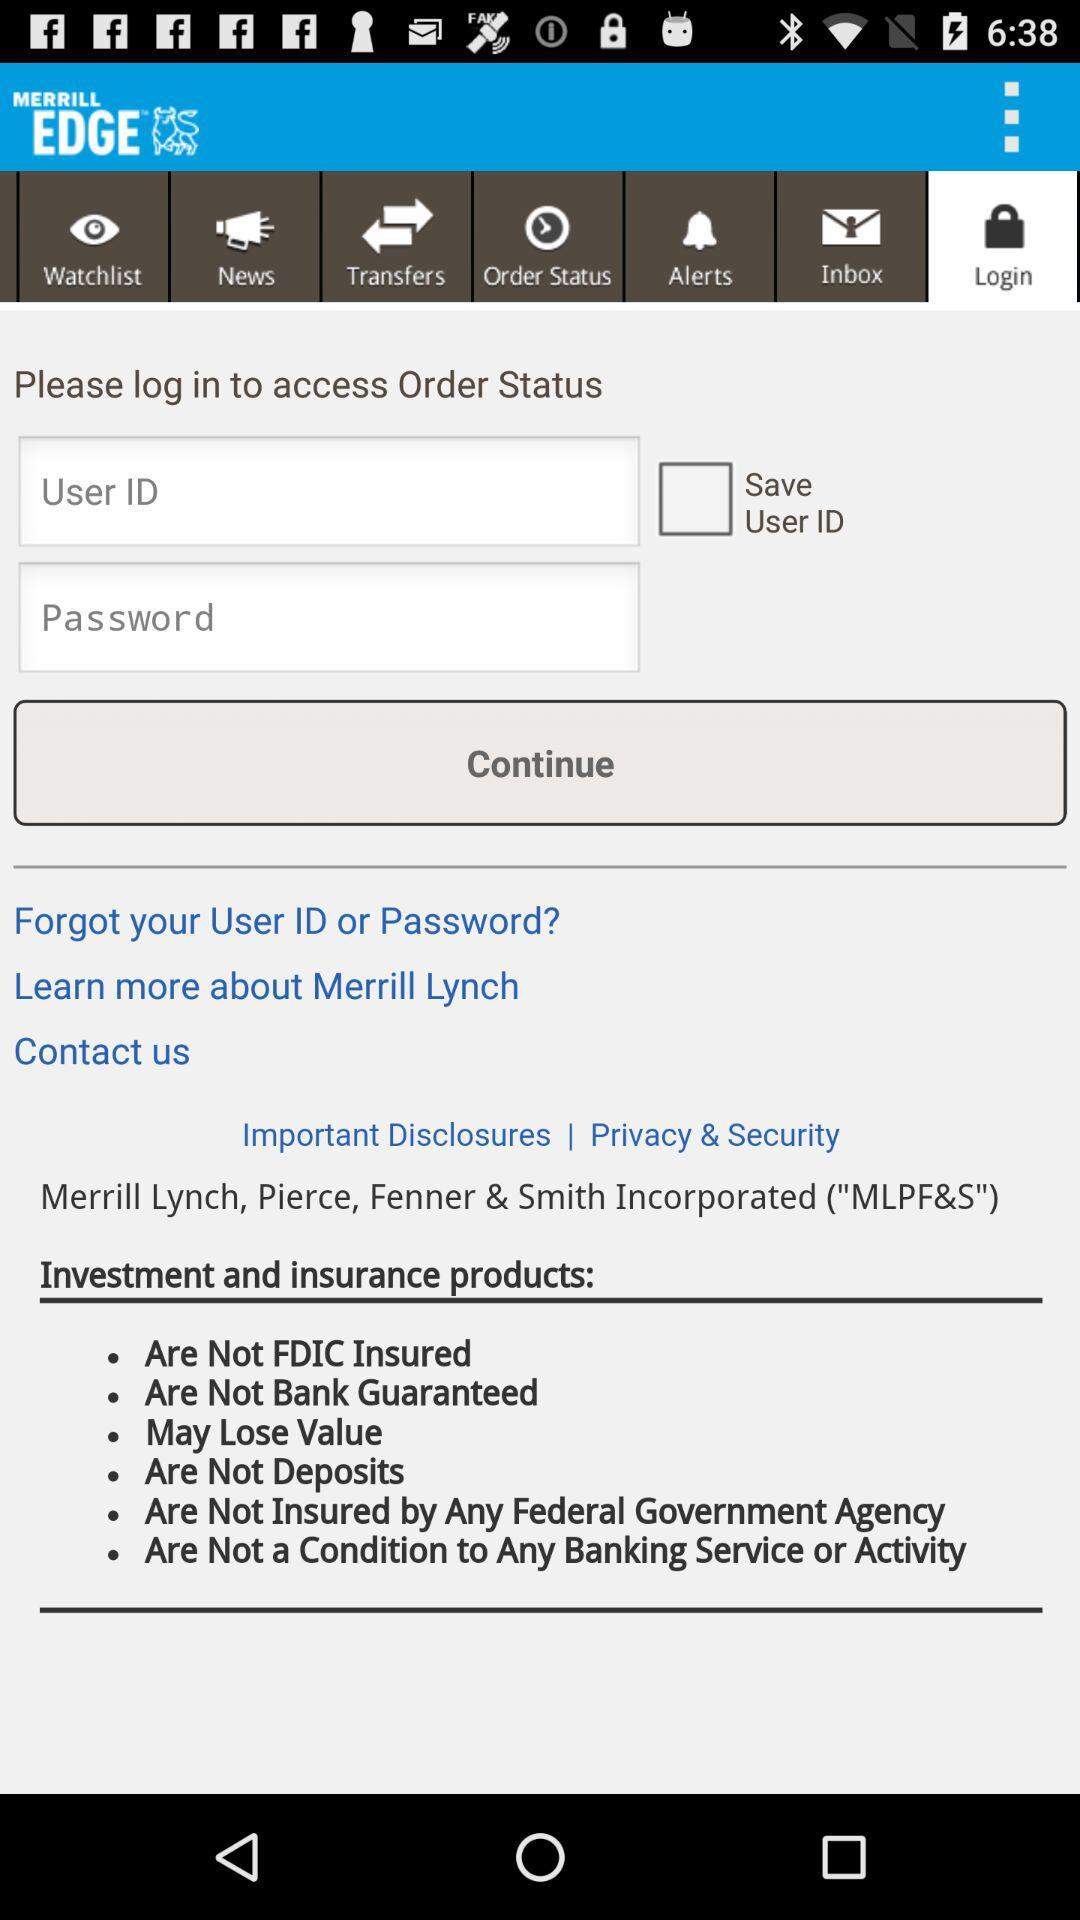 The width and height of the screenshot is (1080, 1920). Describe the element at coordinates (1002, 236) in the screenshot. I see `login screen` at that location.